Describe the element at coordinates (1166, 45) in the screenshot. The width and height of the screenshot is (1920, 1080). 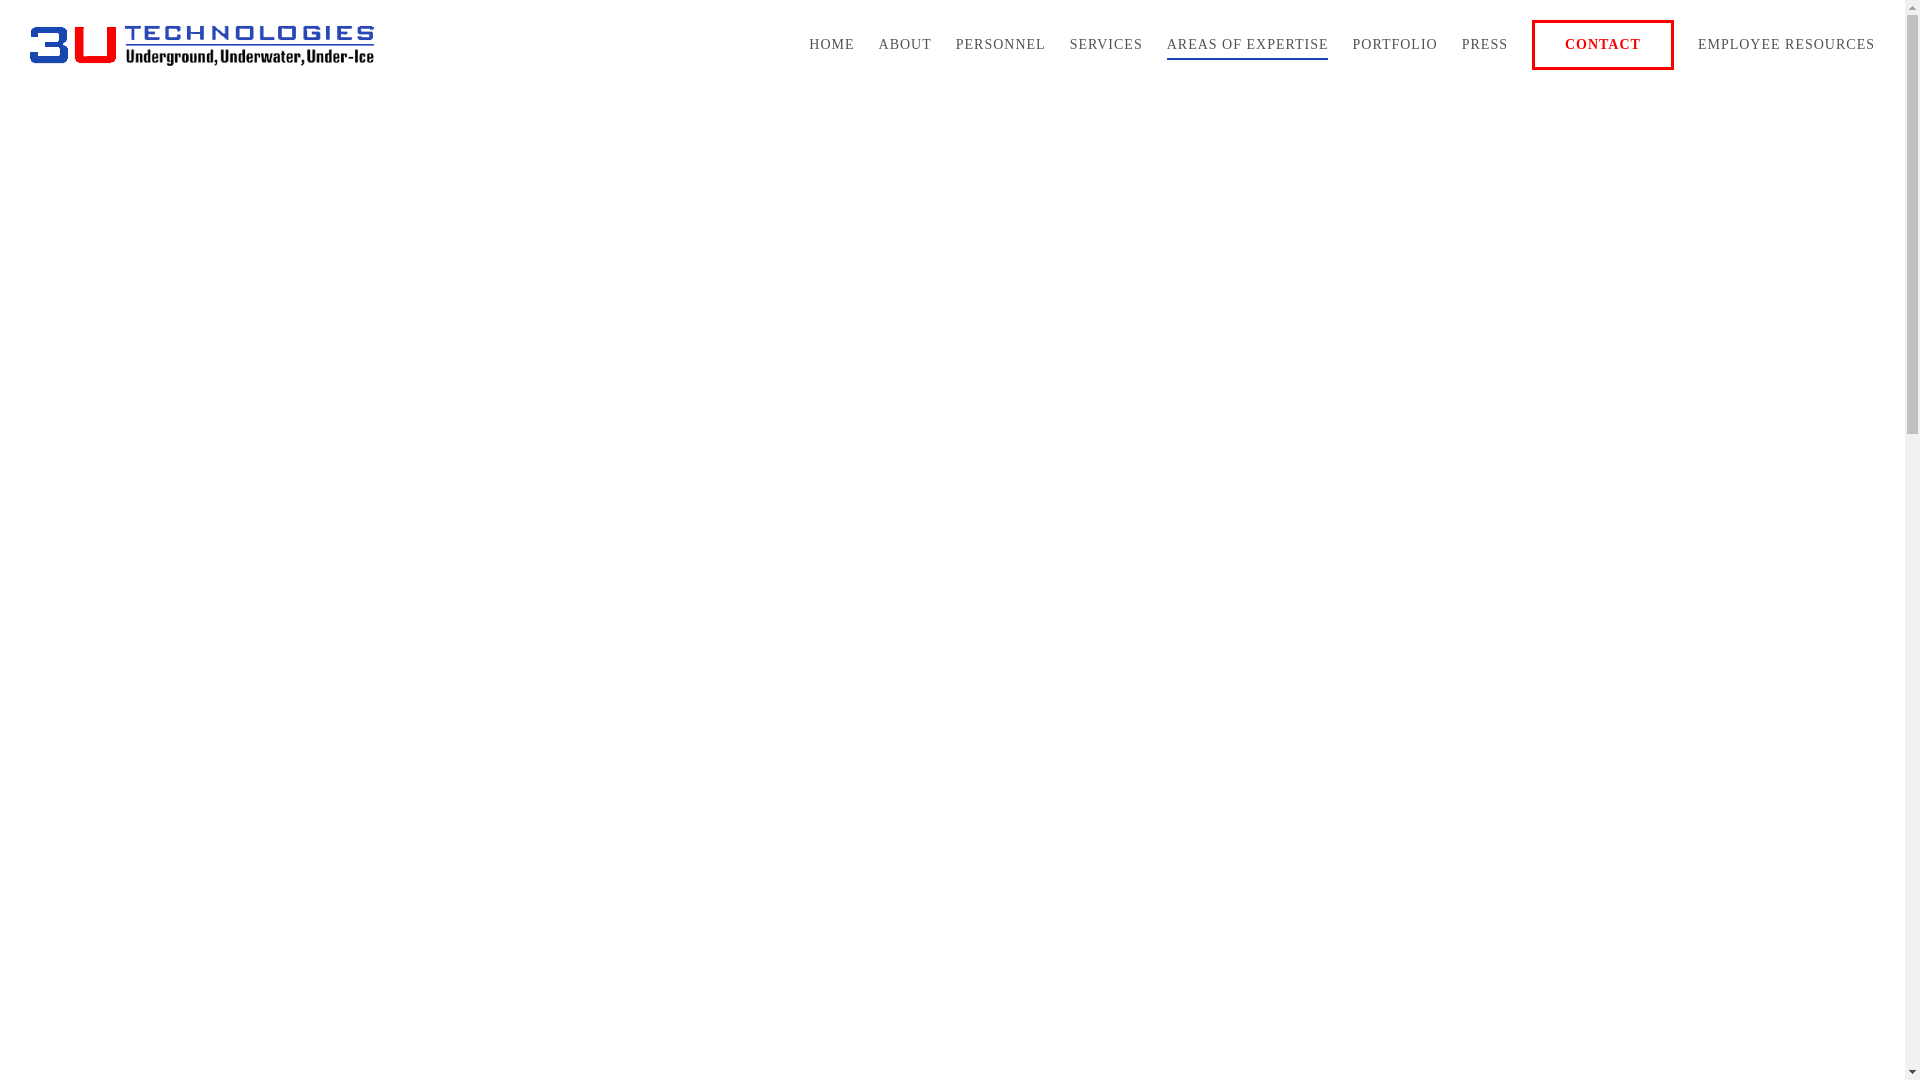
I see `'AREAS OF EXPERTISE'` at that location.